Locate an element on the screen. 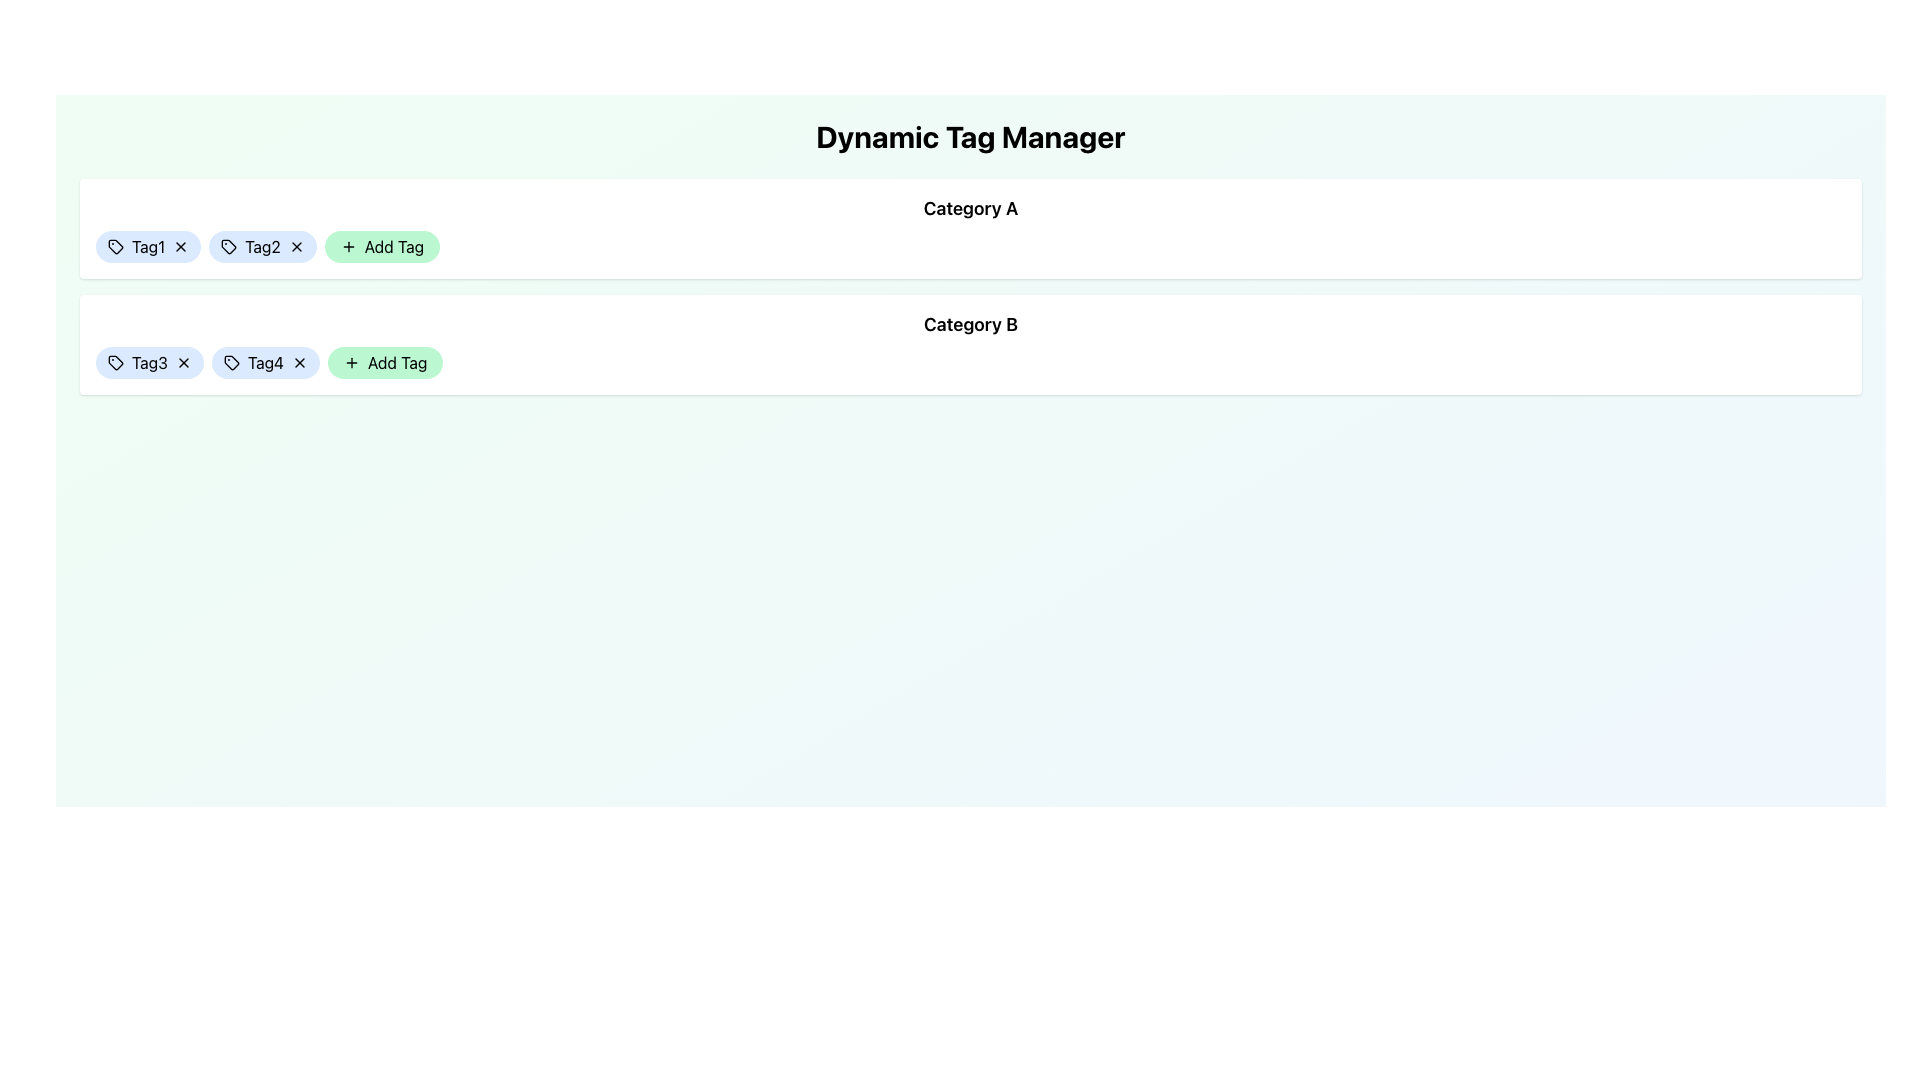  the icon that visually represents the tag element in the second tag ('Tag2') of the first group under 'Category A', located to the left of the text label is located at coordinates (229, 245).